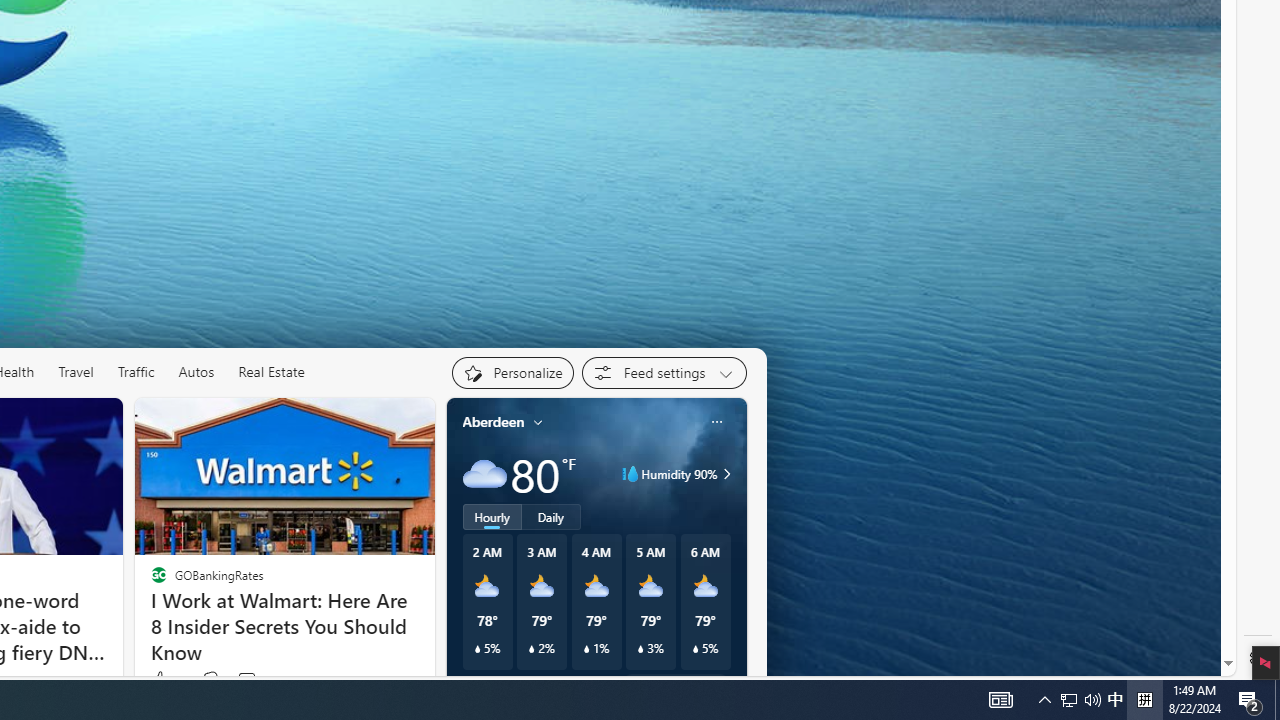 This screenshot has width=1280, height=720. Describe the element at coordinates (166, 679) in the screenshot. I see `'2k Like'` at that location.